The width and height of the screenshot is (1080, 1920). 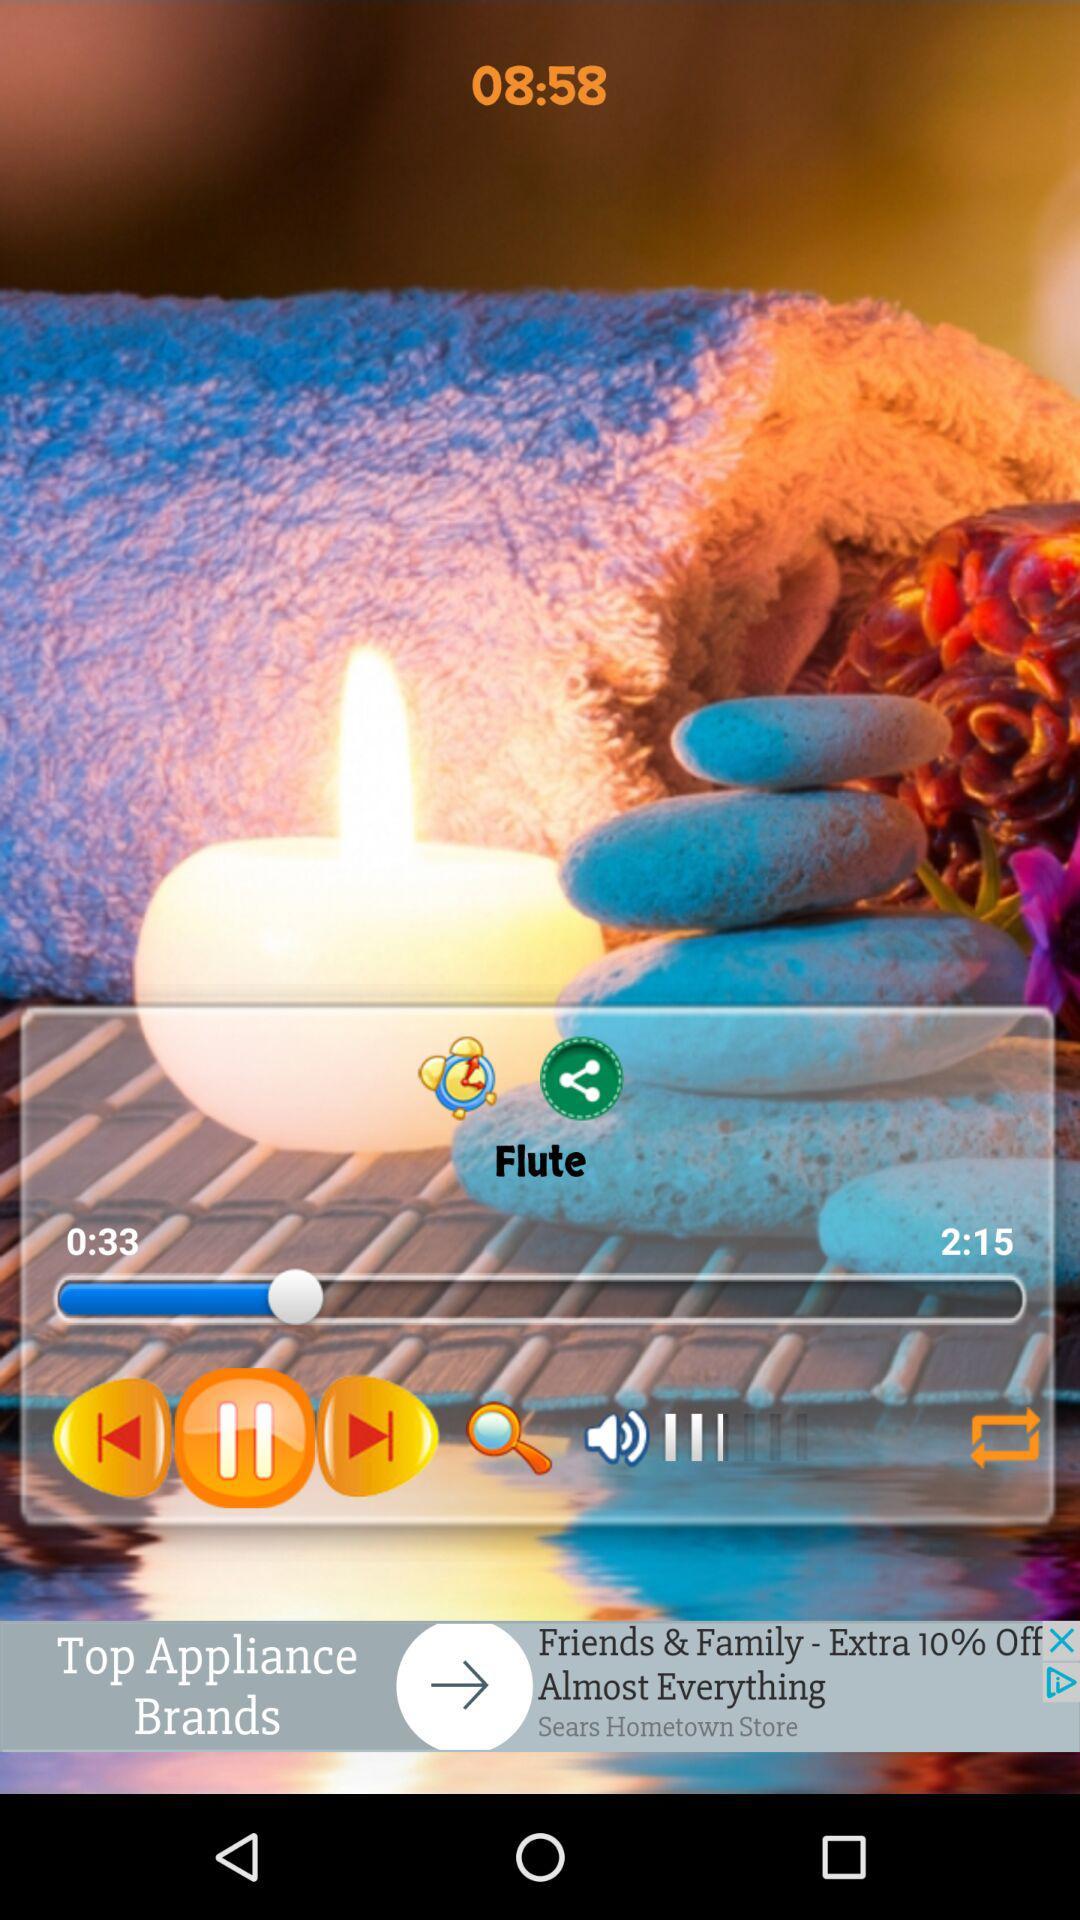 What do you see at coordinates (582, 1077) in the screenshot?
I see `share the information` at bounding box center [582, 1077].